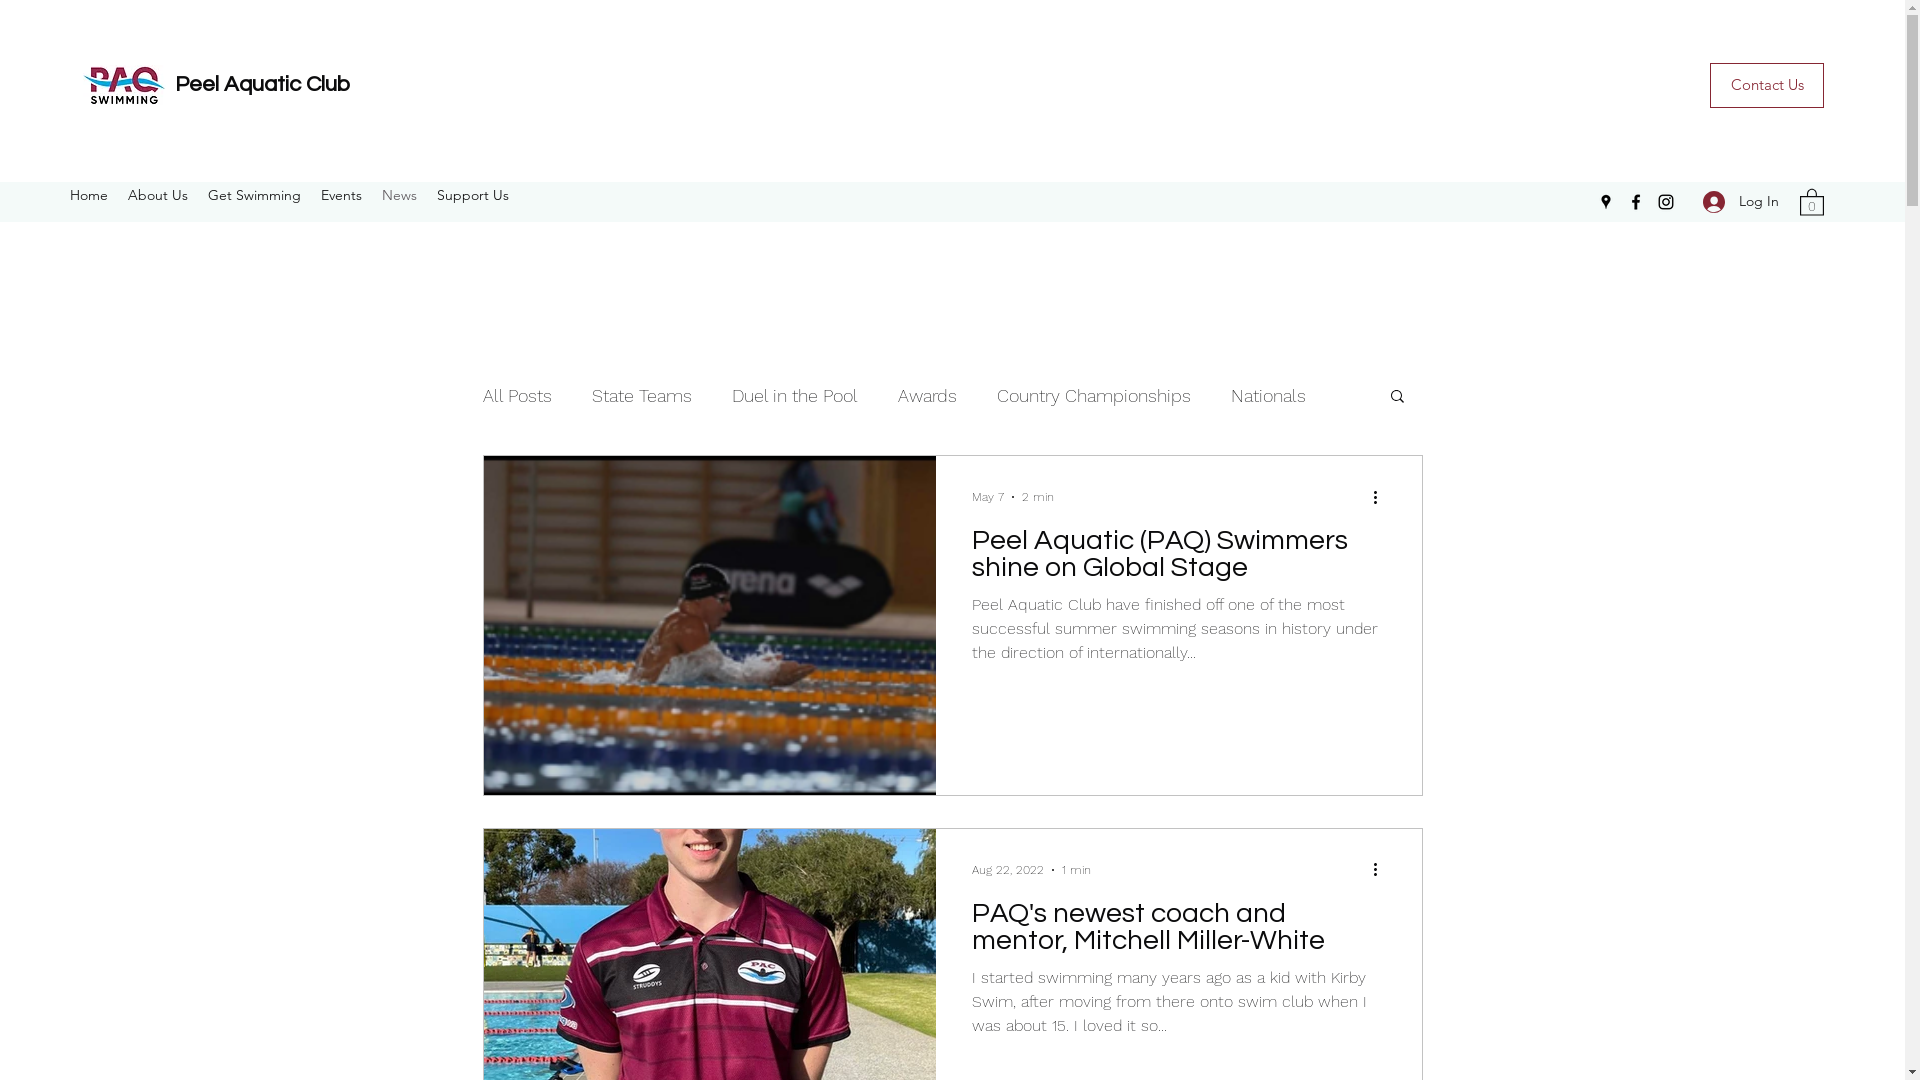 This screenshot has width=1920, height=1080. Describe the element at coordinates (1811, 201) in the screenshot. I see `'0'` at that location.